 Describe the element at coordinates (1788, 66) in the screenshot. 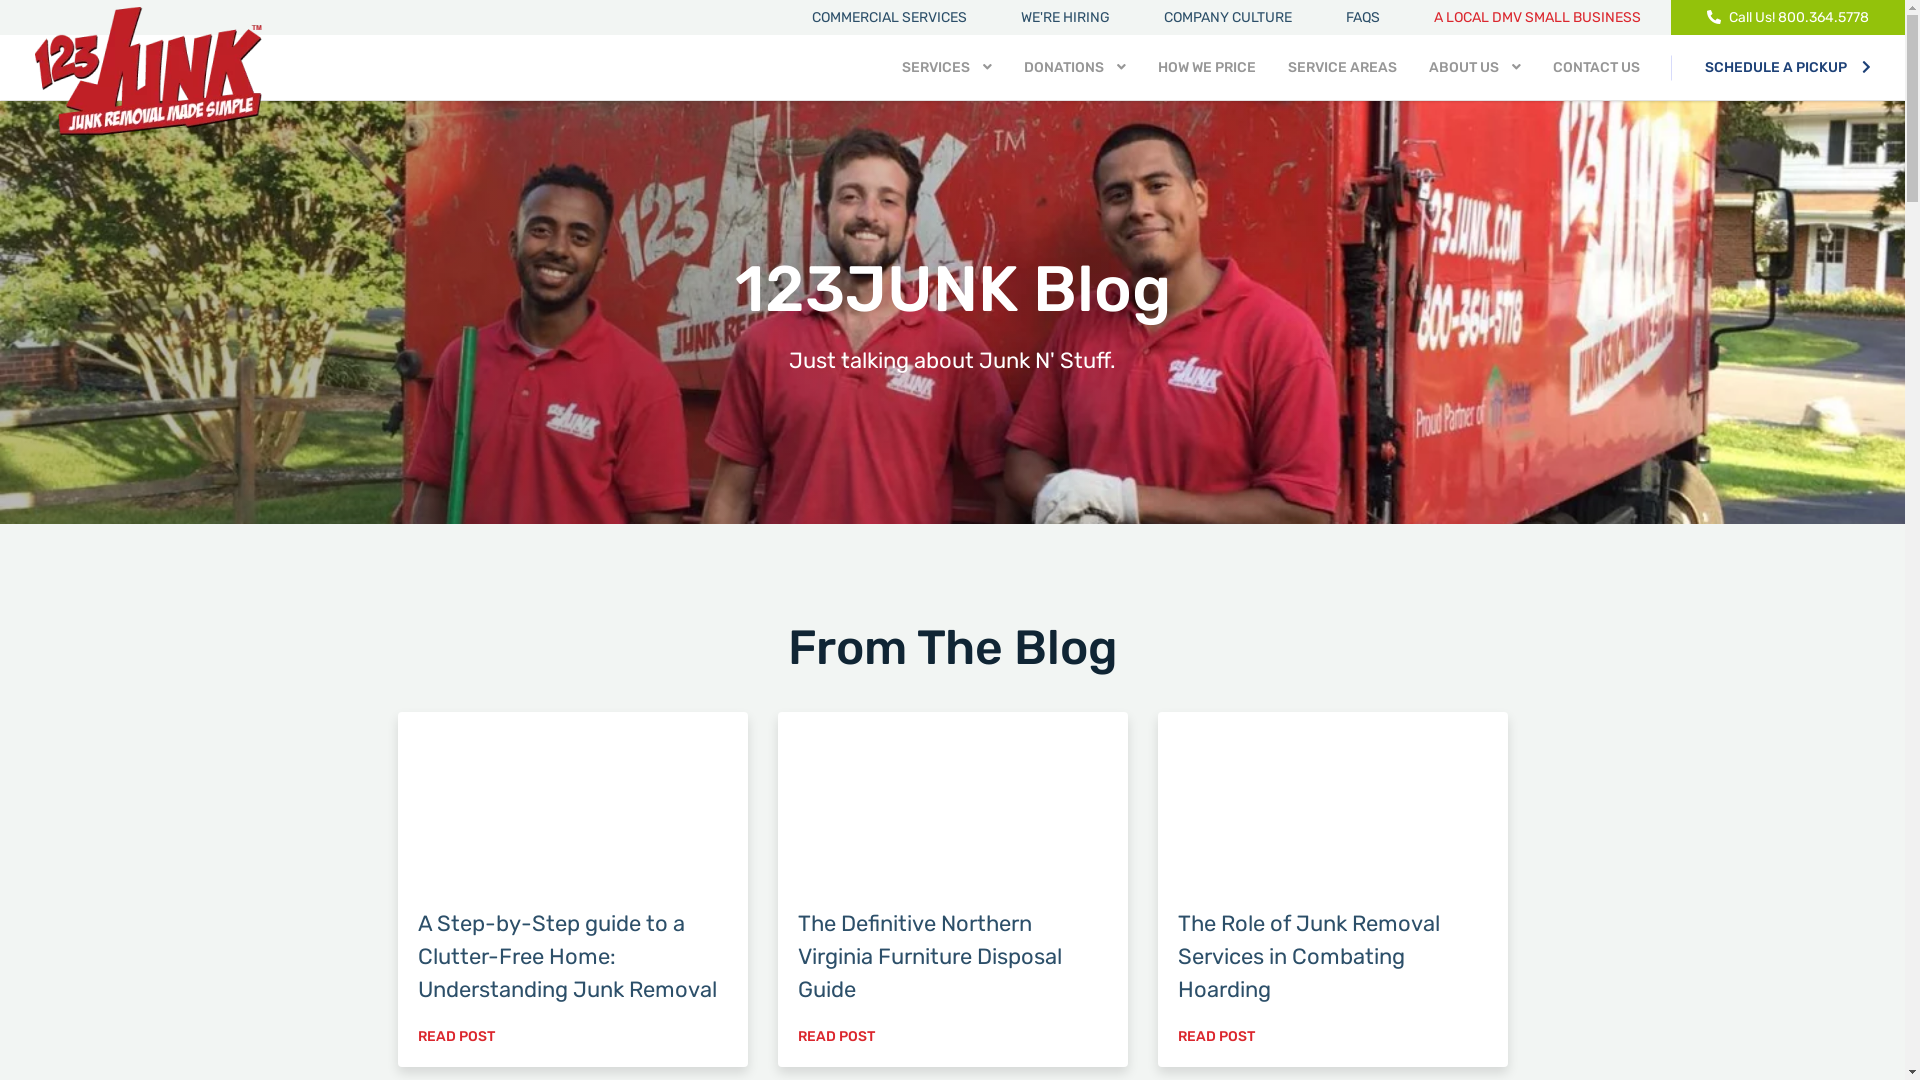

I see `'SCHEDULE A PICKUP'` at that location.